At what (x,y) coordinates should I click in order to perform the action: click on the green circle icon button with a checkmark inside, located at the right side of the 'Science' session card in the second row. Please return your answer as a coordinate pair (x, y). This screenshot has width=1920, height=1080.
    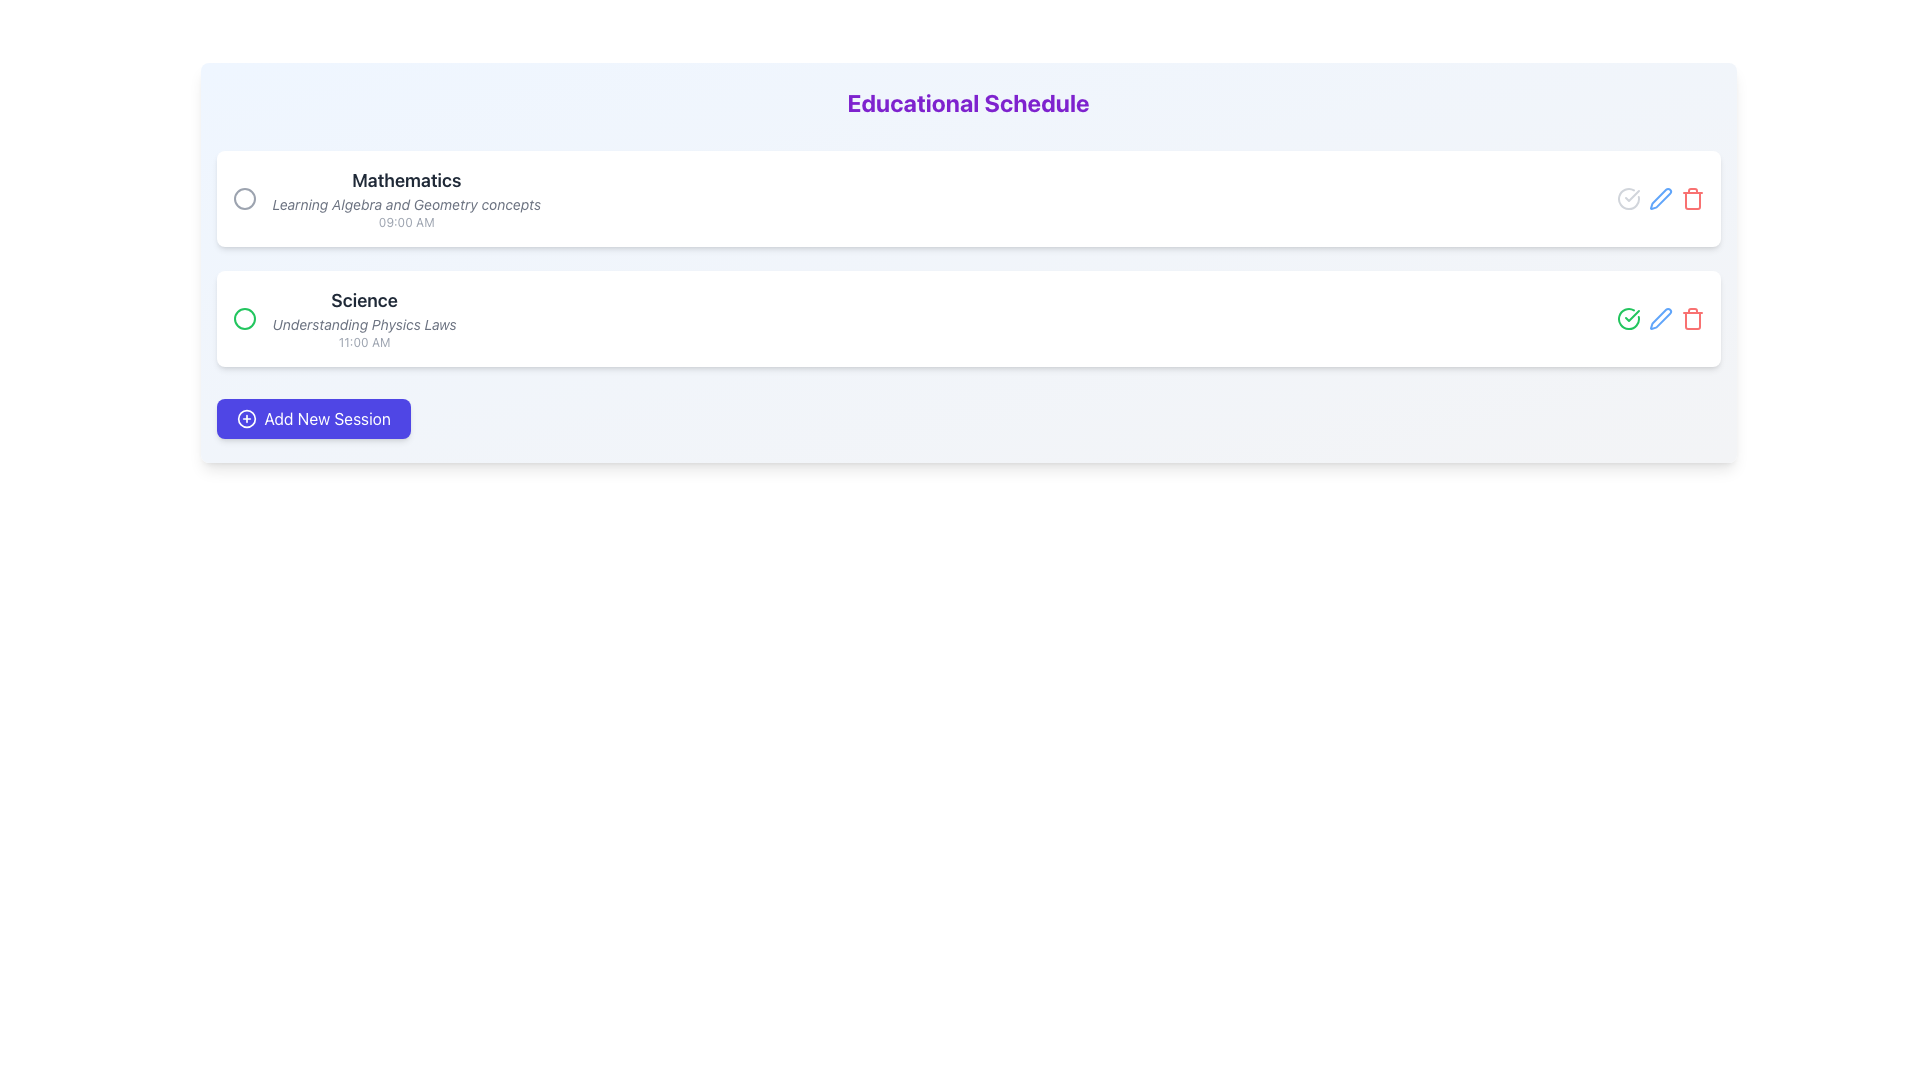
    Looking at the image, I should click on (1628, 318).